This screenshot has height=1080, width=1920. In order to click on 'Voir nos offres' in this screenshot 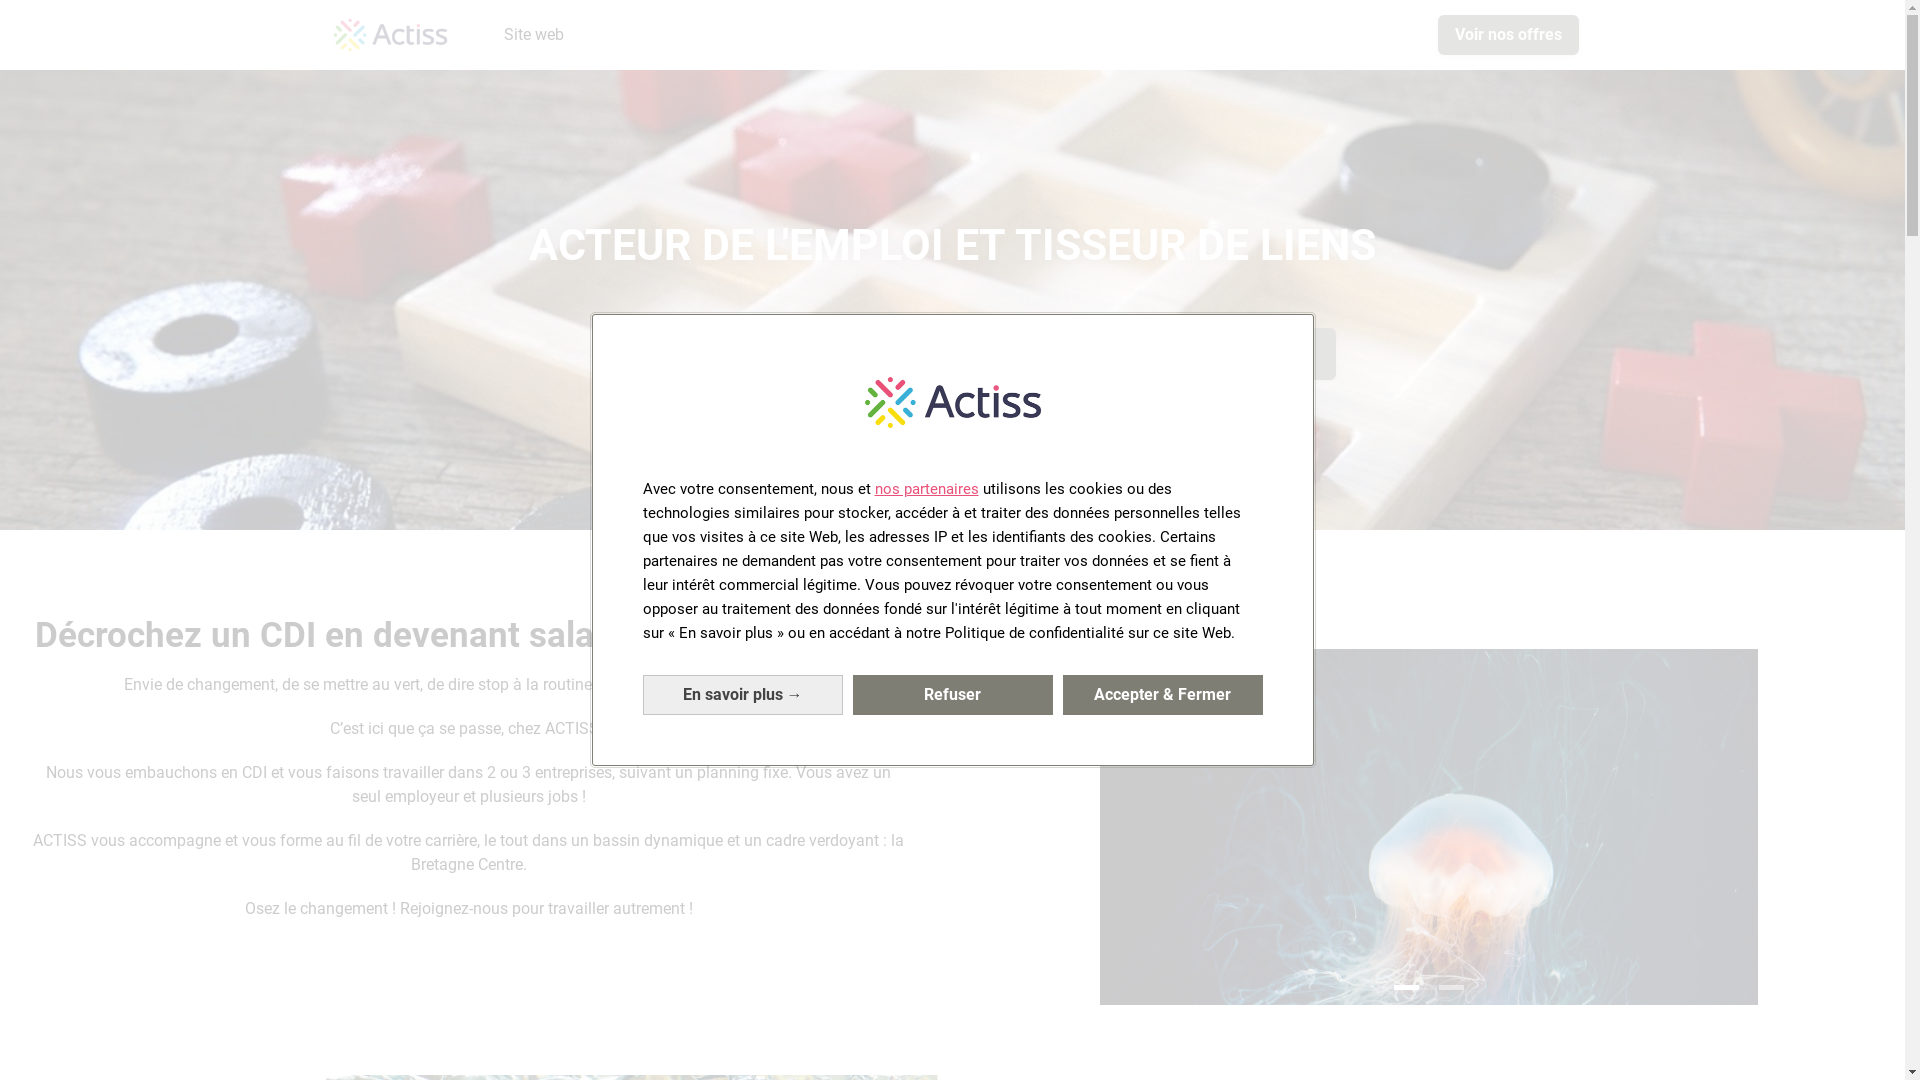, I will do `click(1437, 34)`.